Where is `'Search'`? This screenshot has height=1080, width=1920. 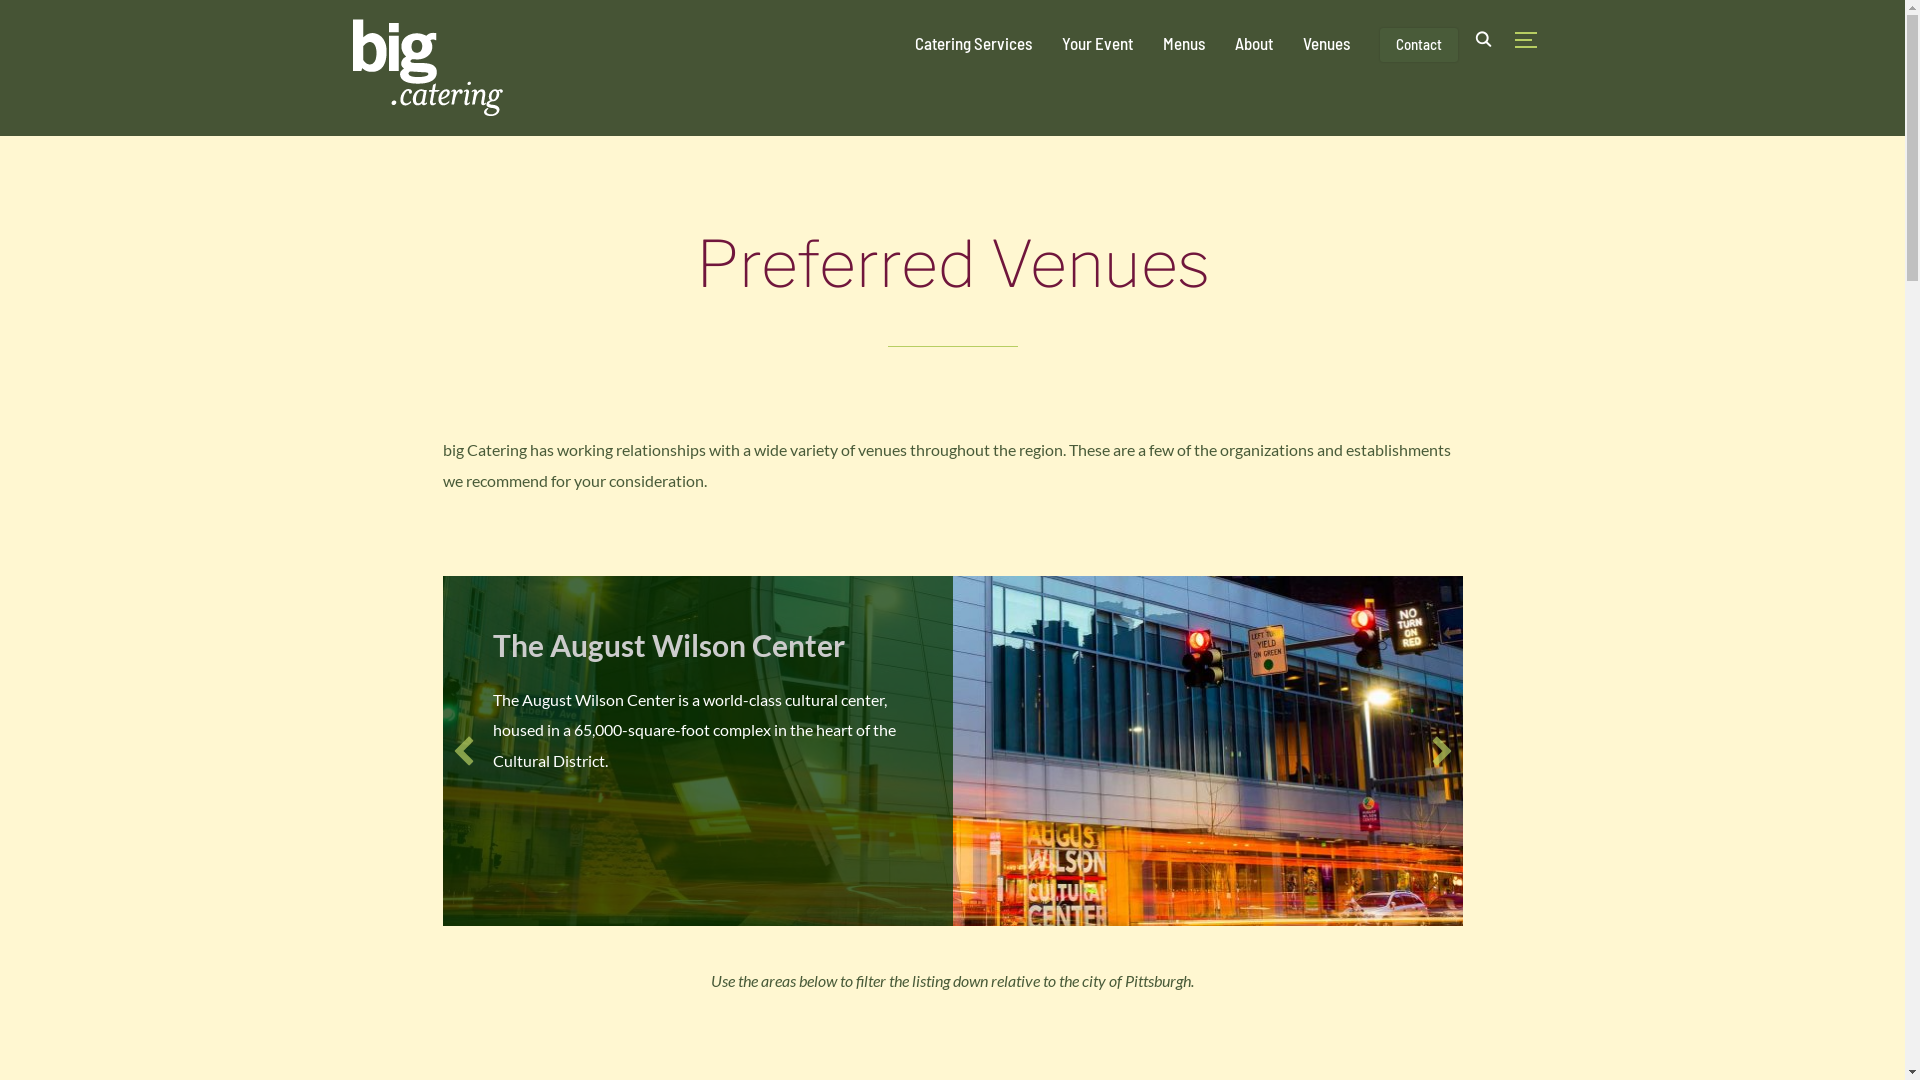 'Search' is located at coordinates (19, 19).